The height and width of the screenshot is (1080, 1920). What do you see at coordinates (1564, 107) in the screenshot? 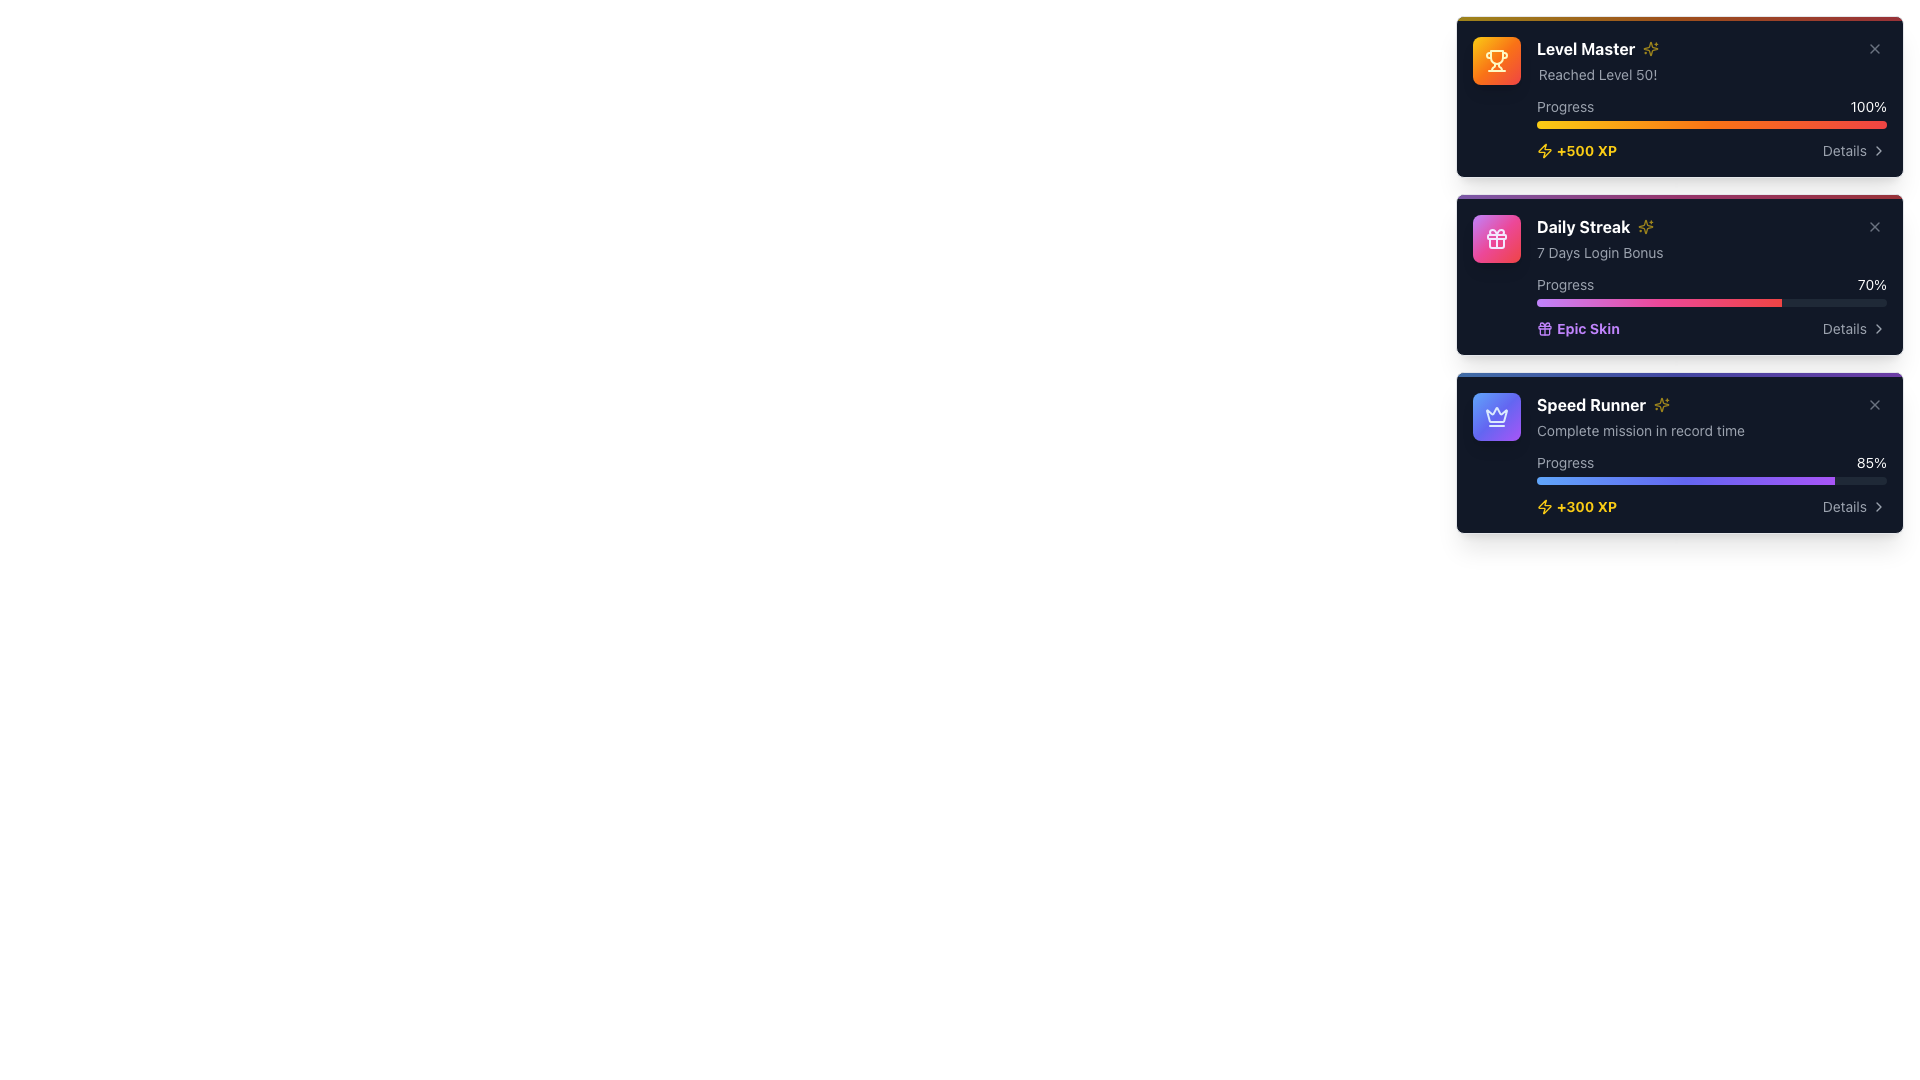
I see `Label element that visually describes the progress bar, located at the top-right card of the vertically stacked list of three cards` at bounding box center [1564, 107].